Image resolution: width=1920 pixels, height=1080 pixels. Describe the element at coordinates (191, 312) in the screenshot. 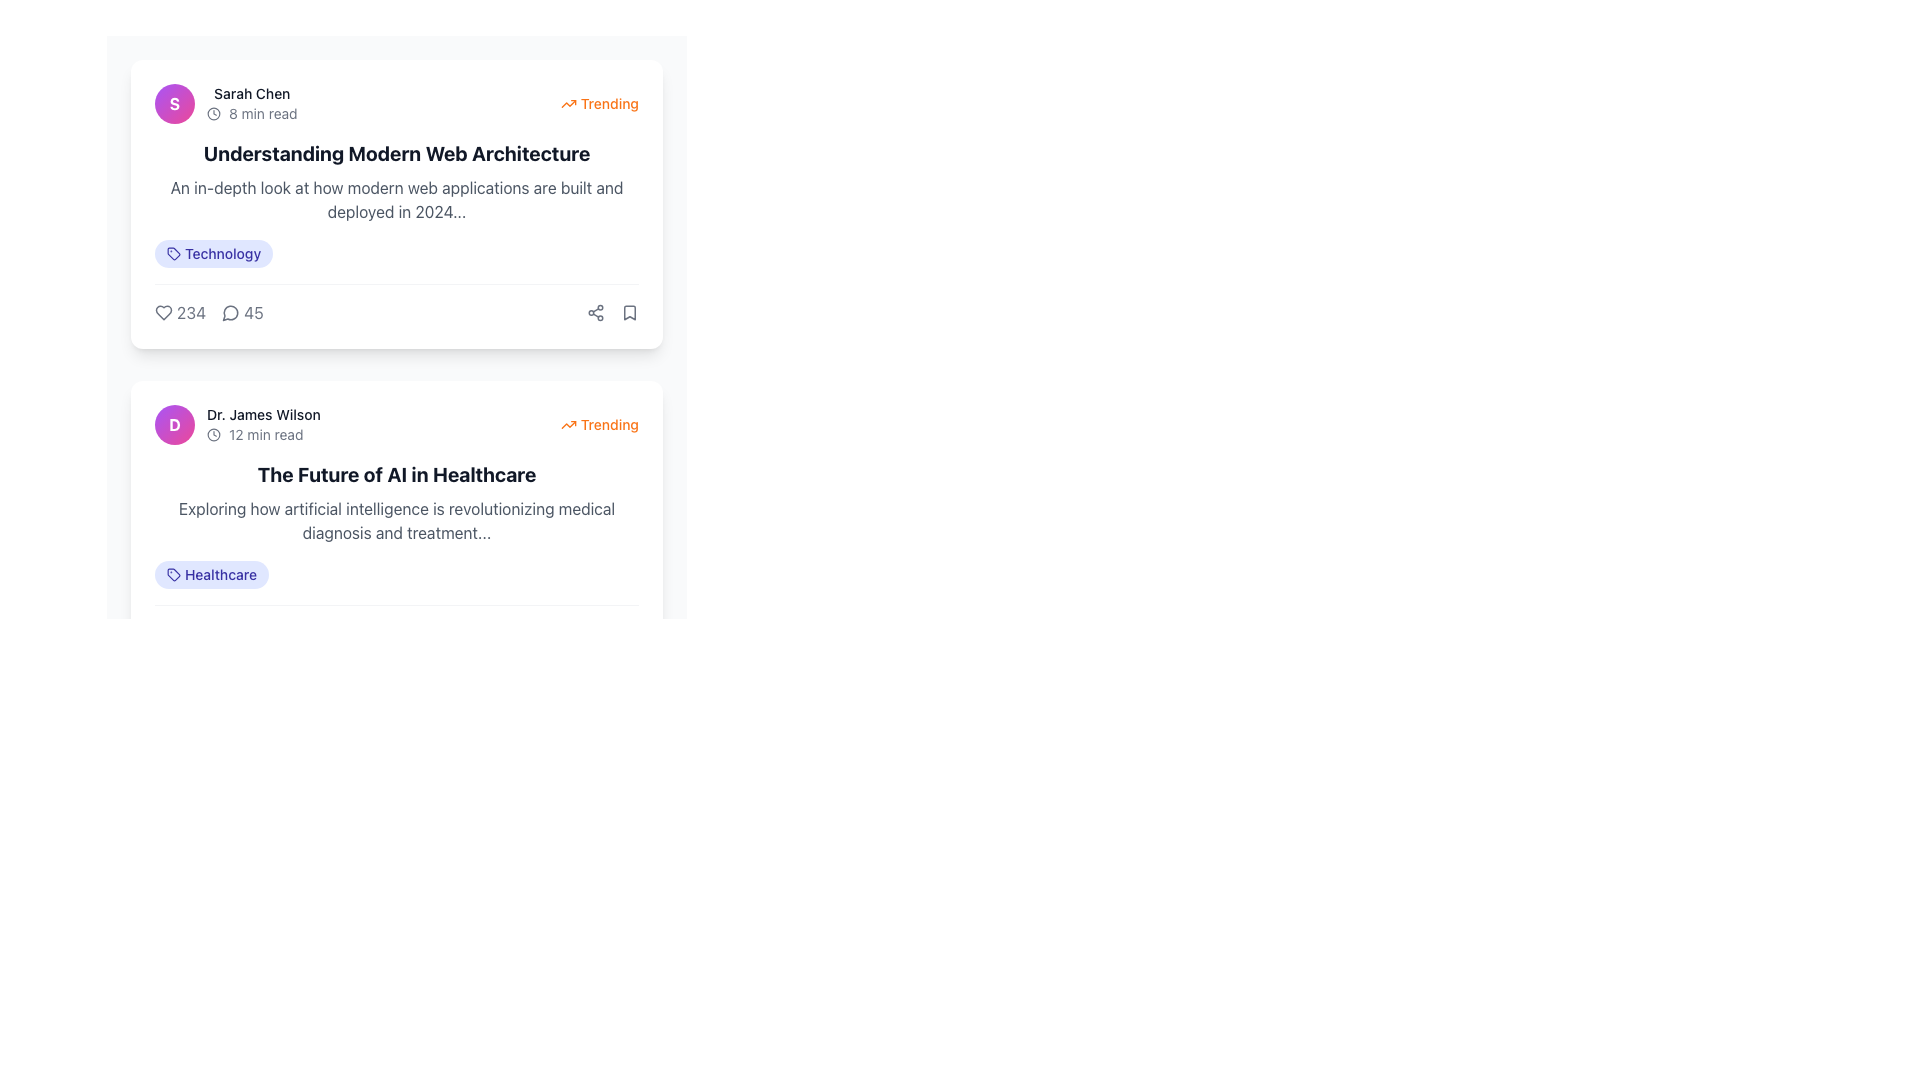

I see `the text label that indicates the numeric count of likes or favorites associated with the article for accessibility tools` at that location.